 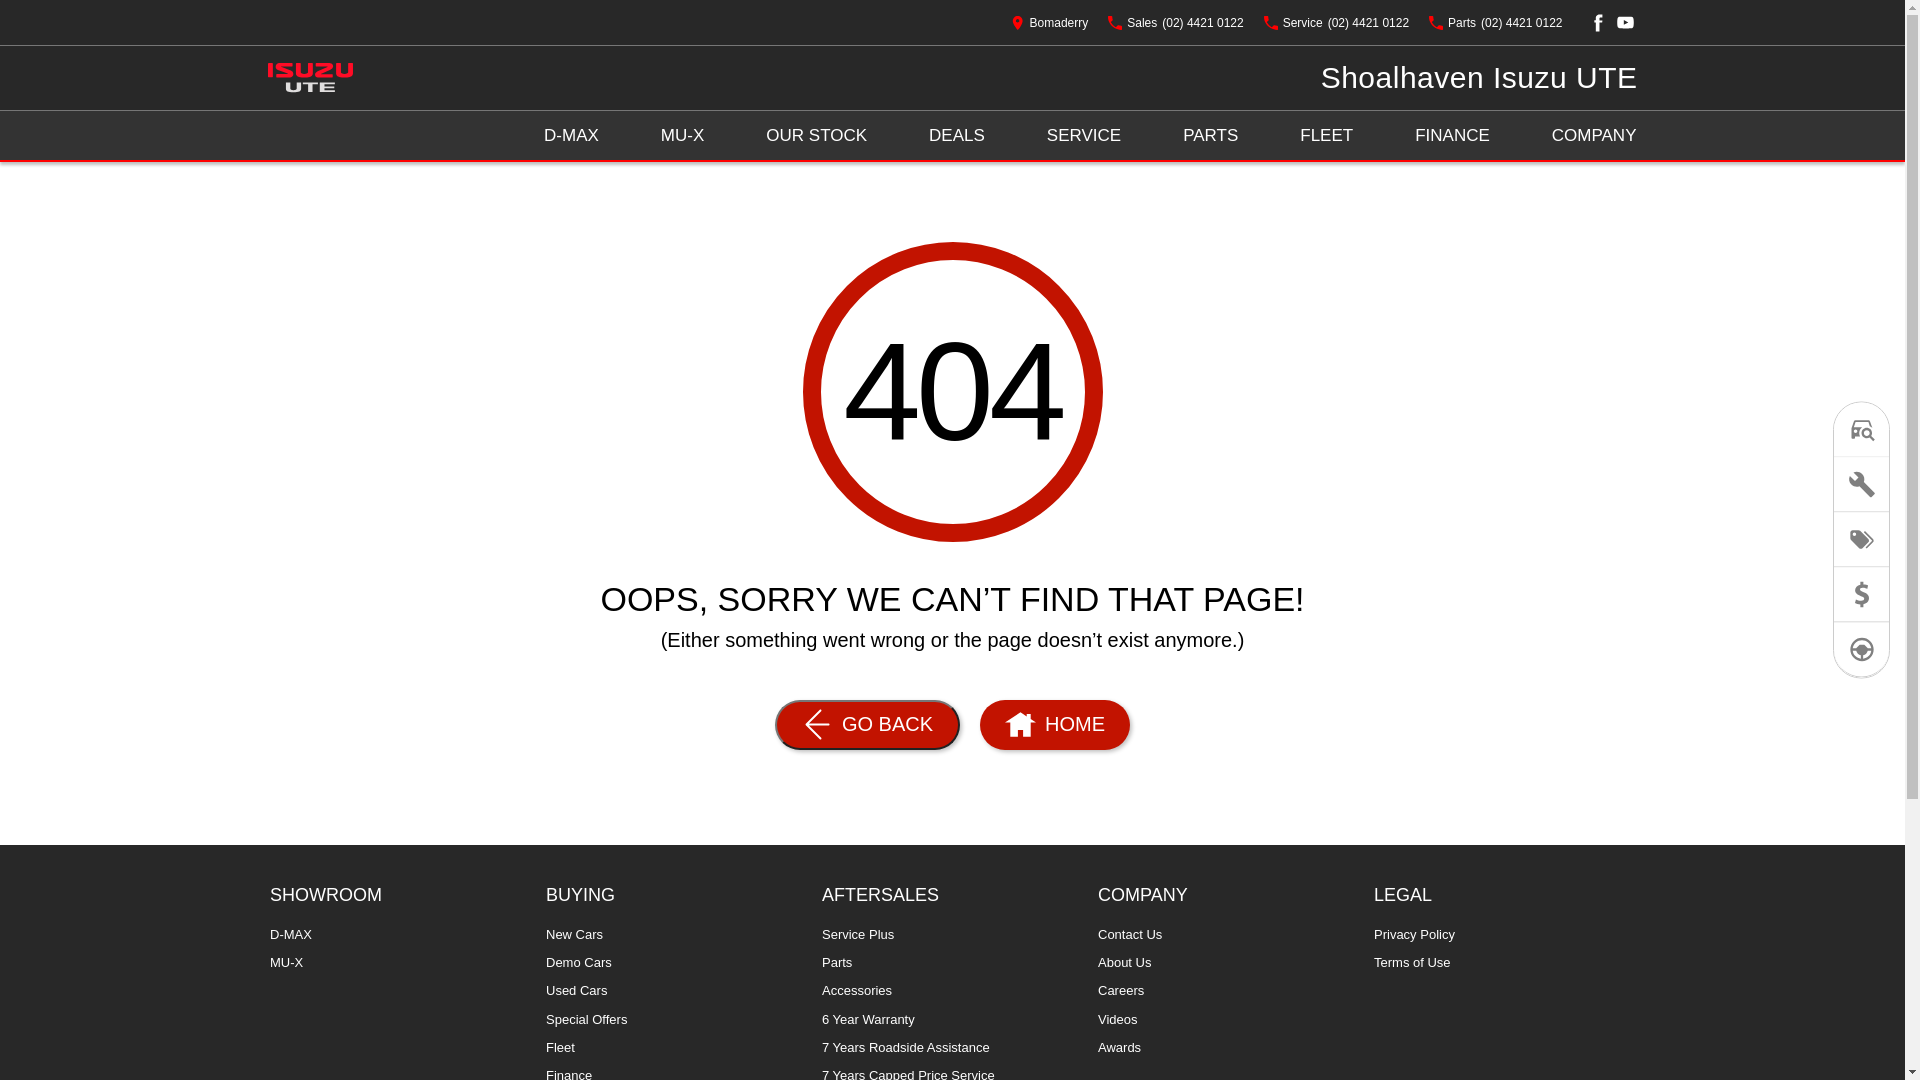 I want to click on 'Privacy Policy', so click(x=1413, y=940).